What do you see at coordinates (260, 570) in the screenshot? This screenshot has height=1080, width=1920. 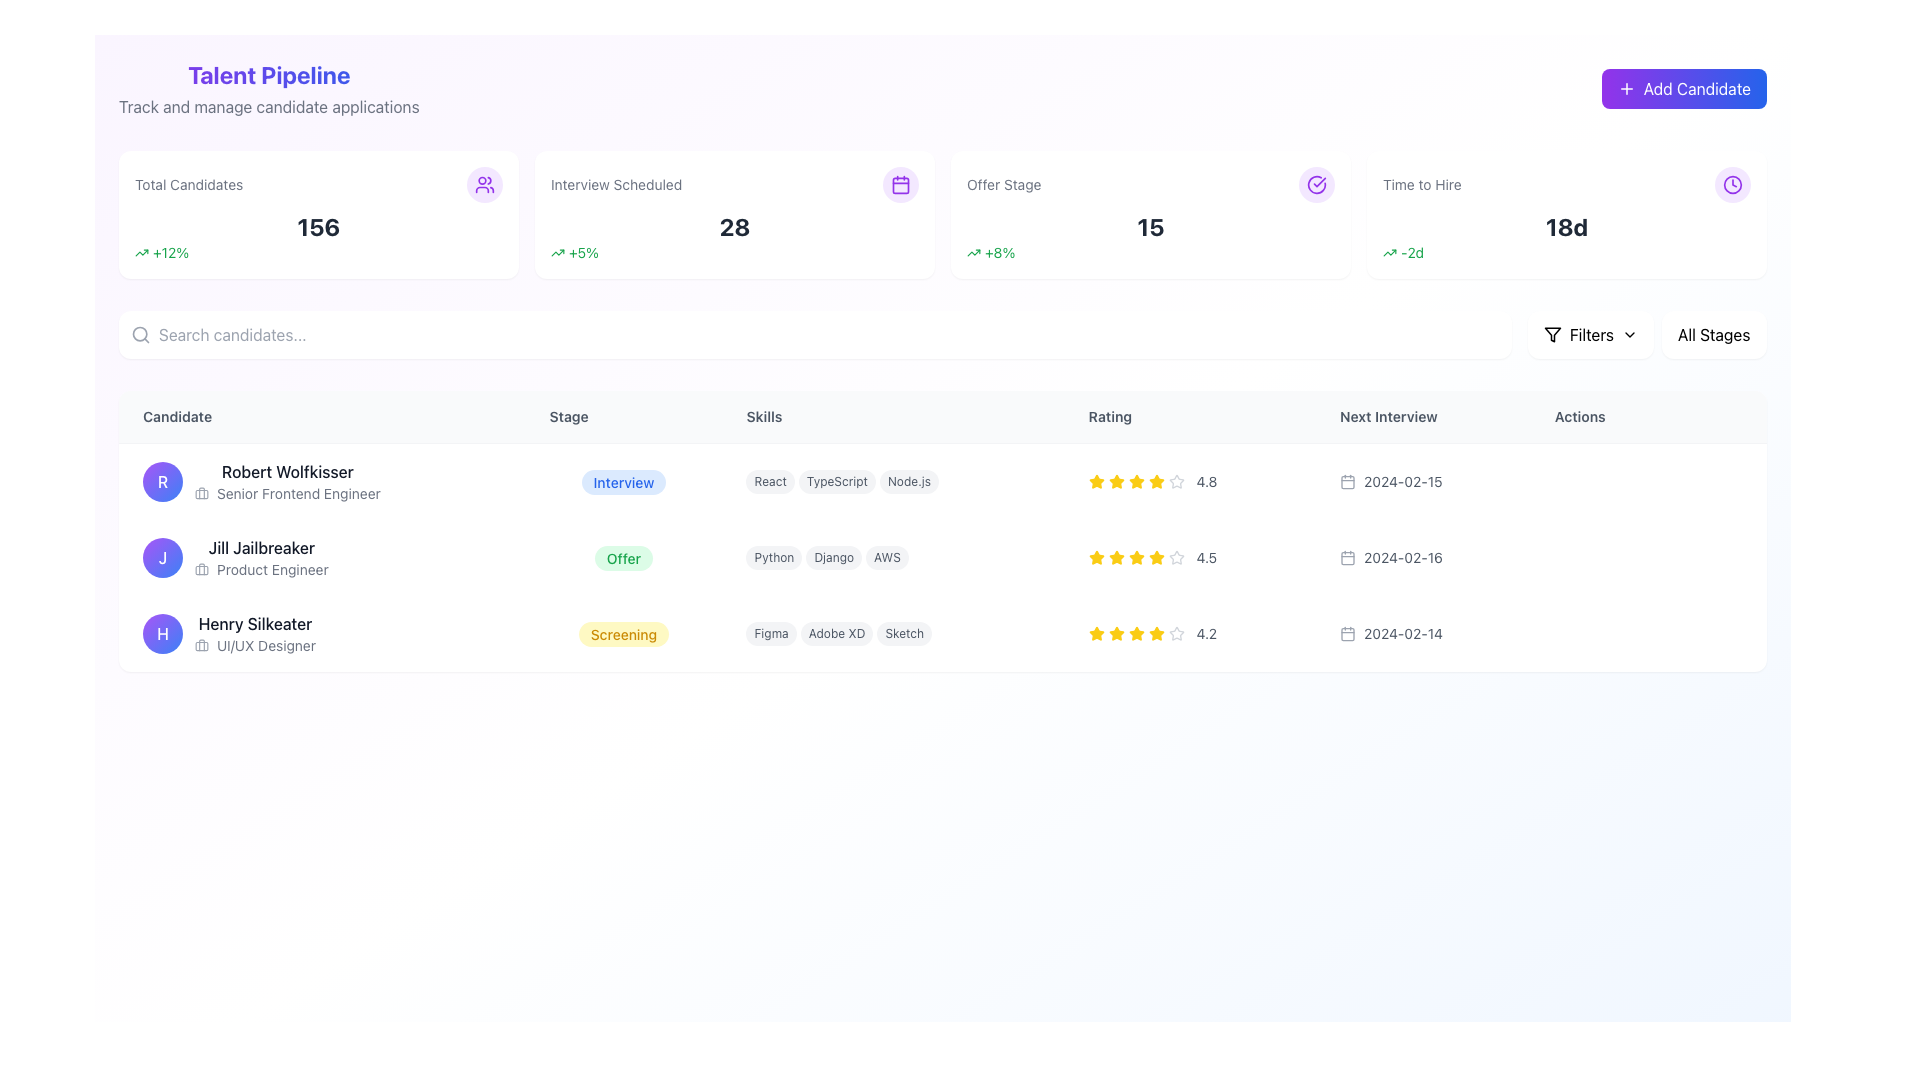 I see `the labeled text element displaying 'Product Engineer' with a briefcase icon in the second row of the 'Candidate' column` at bounding box center [260, 570].